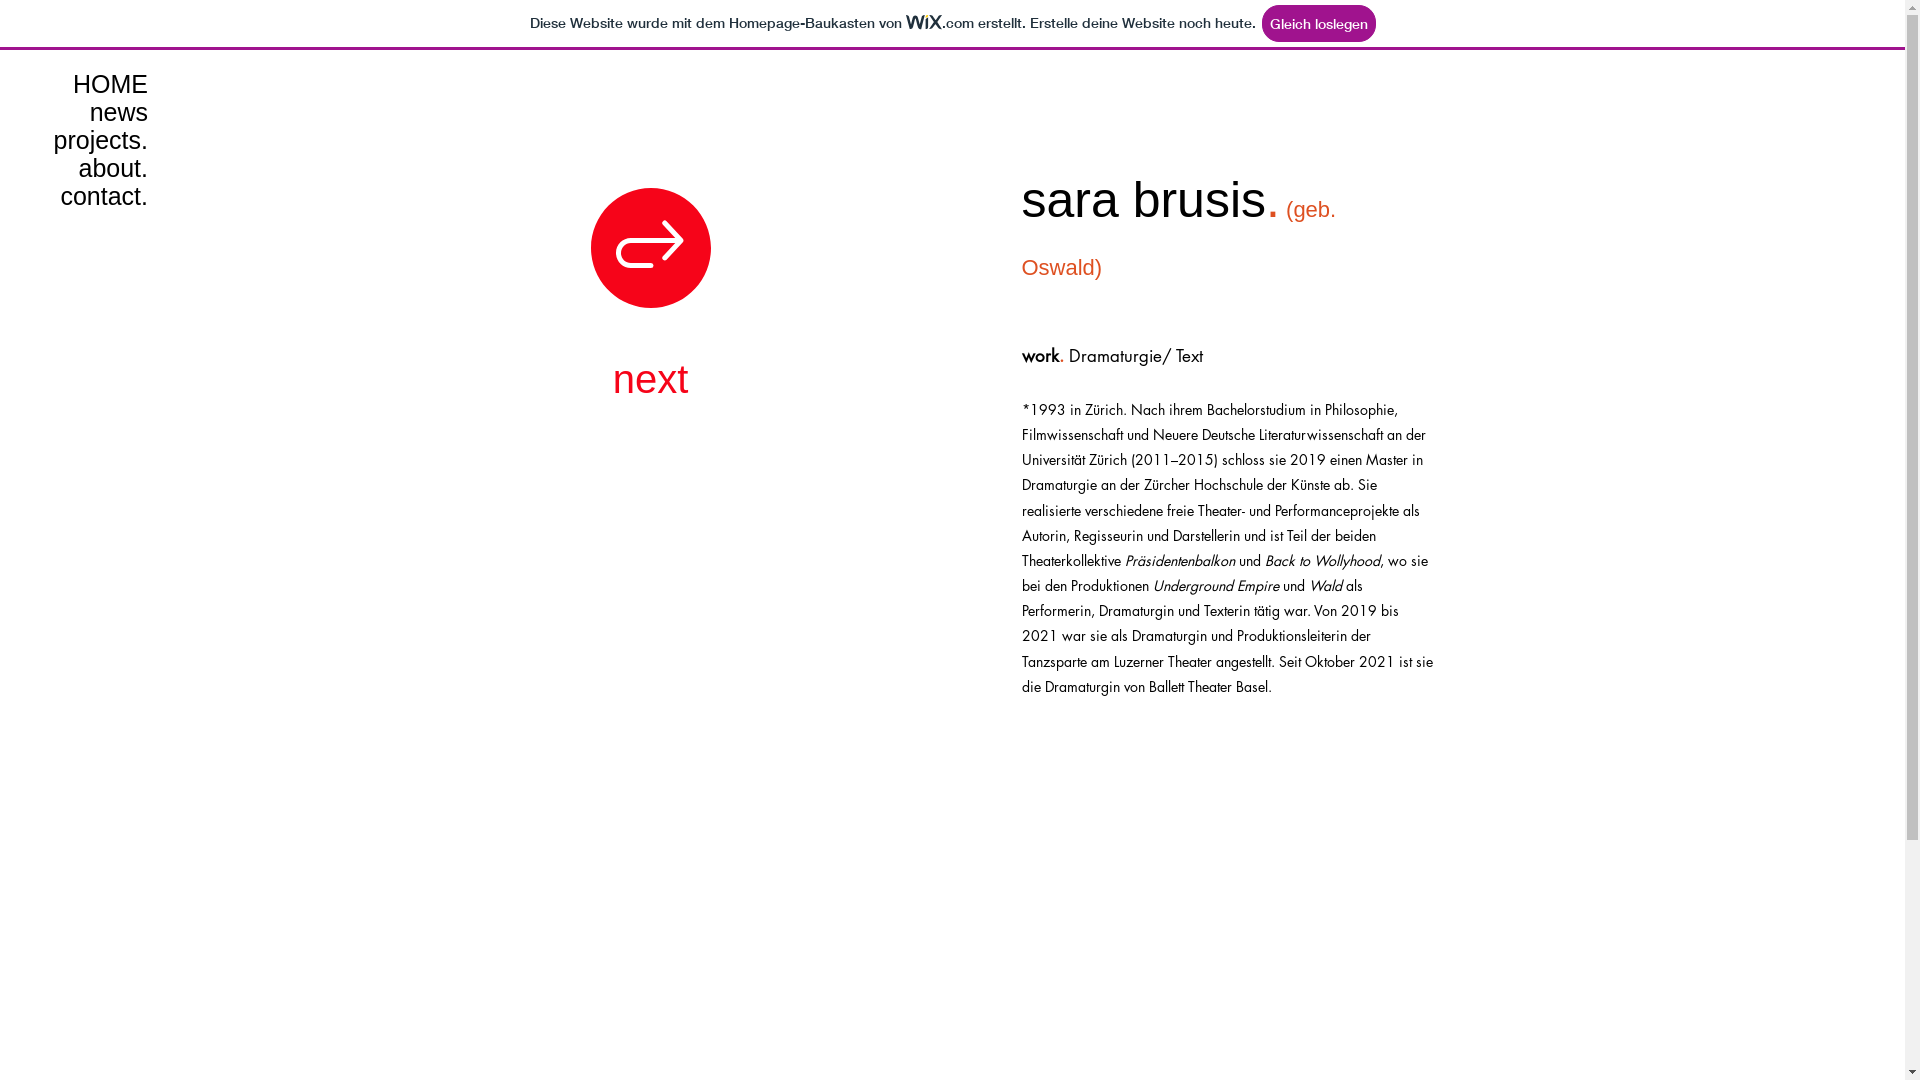 This screenshot has width=1920, height=1080. Describe the element at coordinates (83, 196) in the screenshot. I see `'contact.'` at that location.